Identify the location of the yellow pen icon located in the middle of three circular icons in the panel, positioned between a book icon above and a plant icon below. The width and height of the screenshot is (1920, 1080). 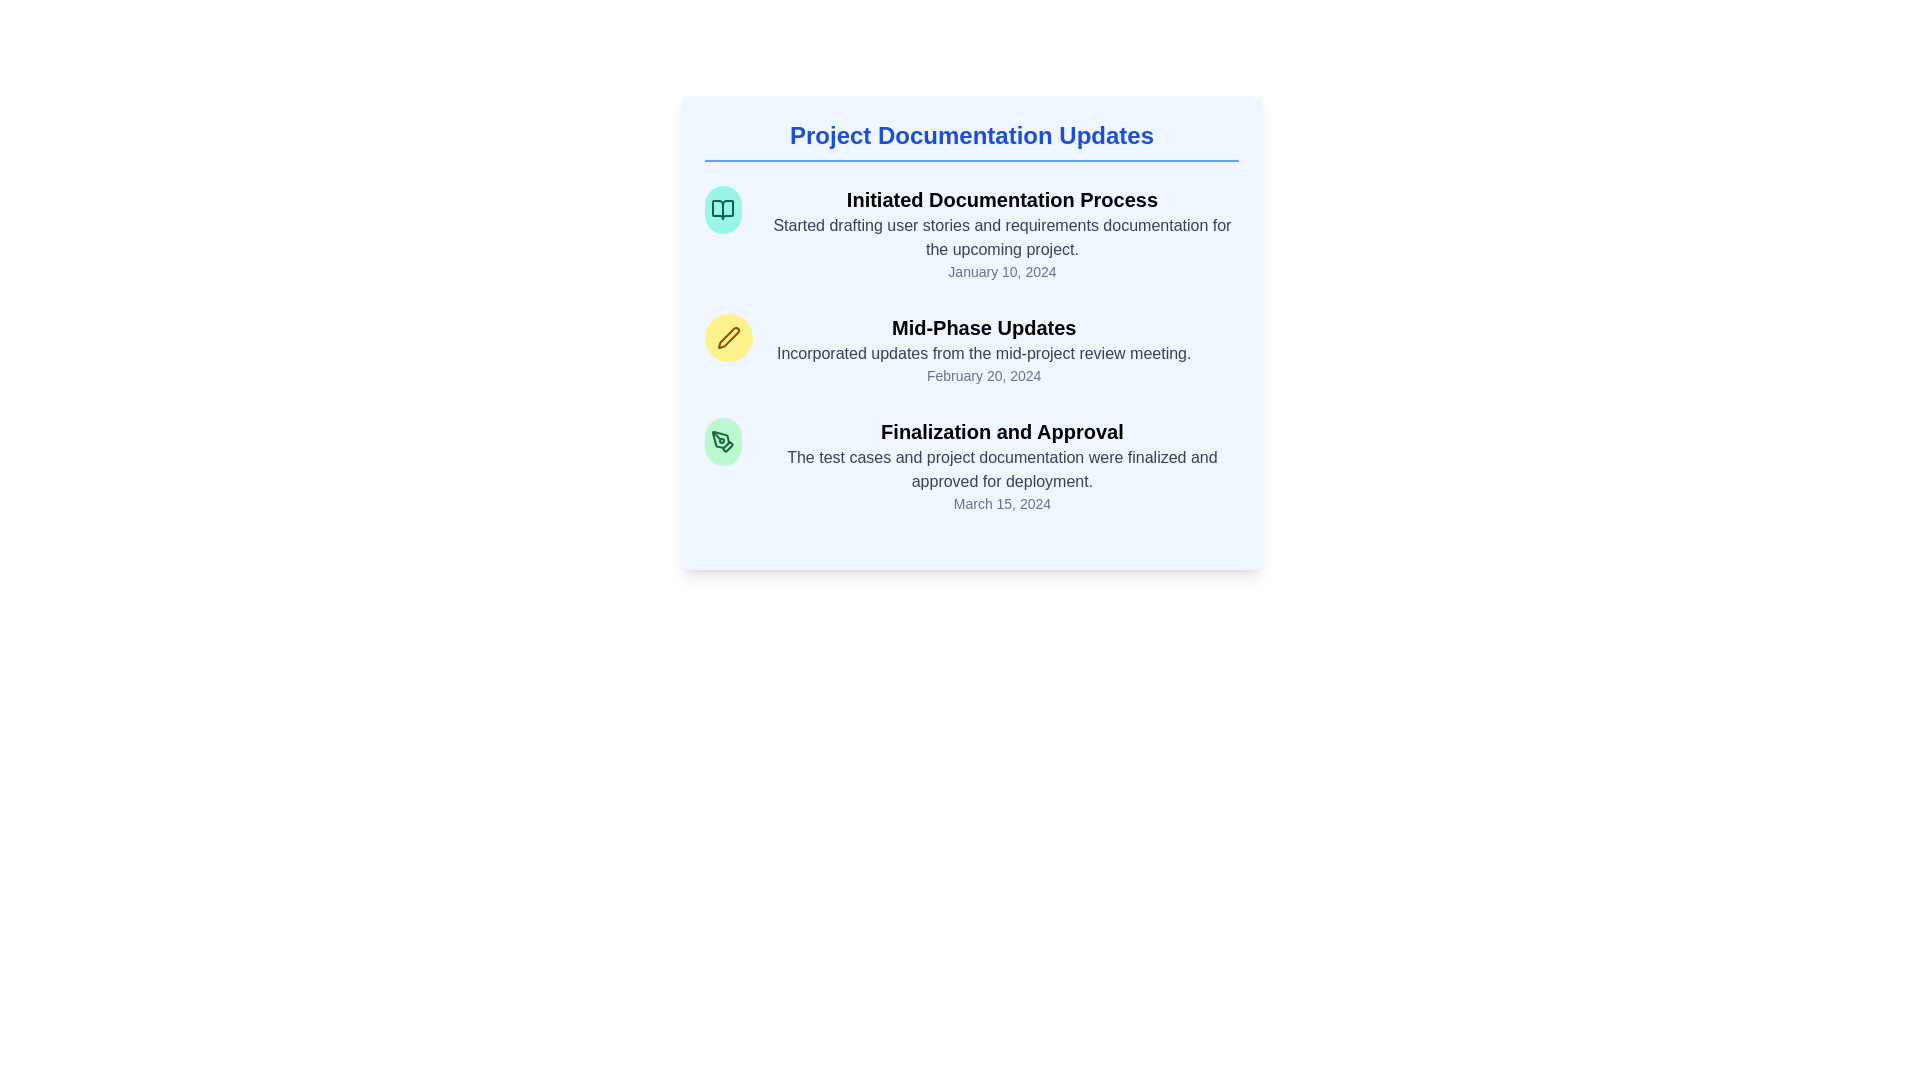
(728, 337).